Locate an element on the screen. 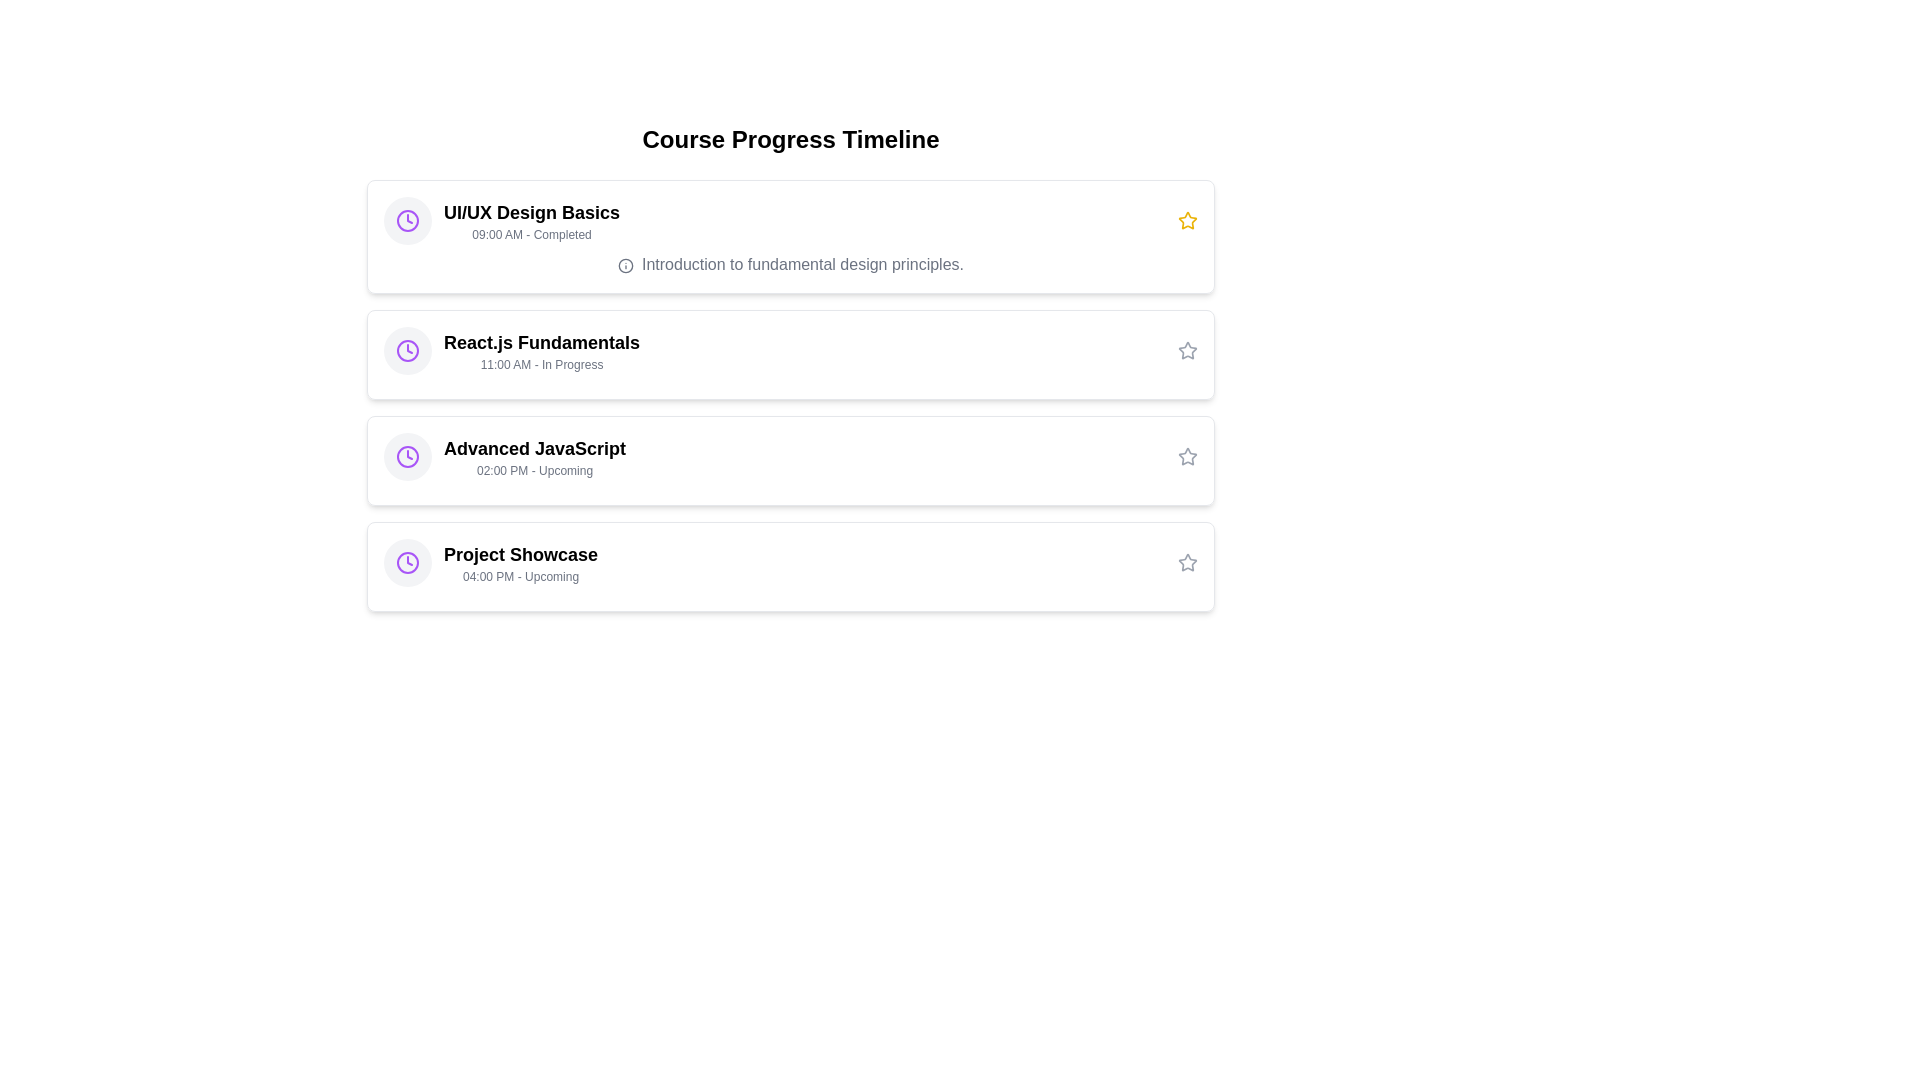  the static text displaying the title of a completed course session, which is located directly below the 'Course Progress Timeline' heading and to the right of a clock icon is located at coordinates (532, 220).